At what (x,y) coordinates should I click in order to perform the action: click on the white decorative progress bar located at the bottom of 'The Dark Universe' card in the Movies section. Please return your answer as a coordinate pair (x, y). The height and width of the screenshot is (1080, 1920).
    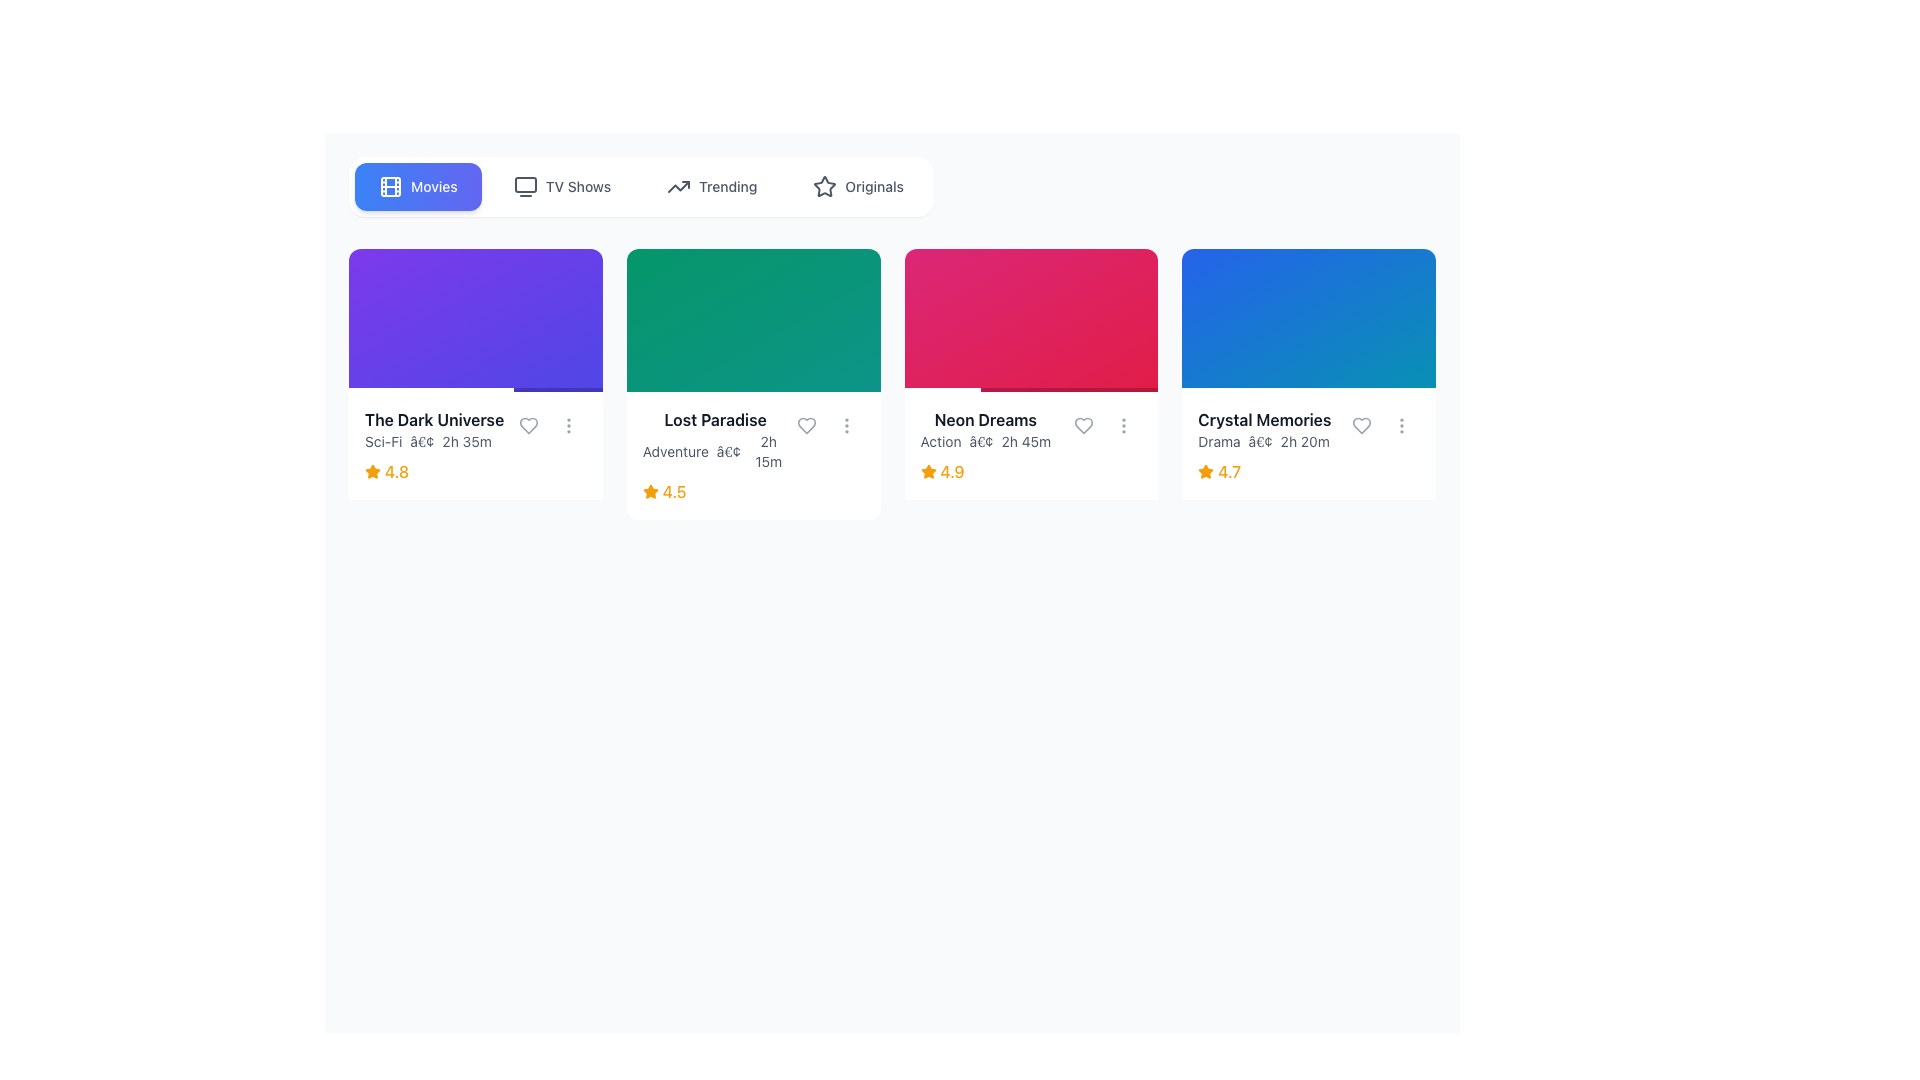
    Looking at the image, I should click on (430, 389).